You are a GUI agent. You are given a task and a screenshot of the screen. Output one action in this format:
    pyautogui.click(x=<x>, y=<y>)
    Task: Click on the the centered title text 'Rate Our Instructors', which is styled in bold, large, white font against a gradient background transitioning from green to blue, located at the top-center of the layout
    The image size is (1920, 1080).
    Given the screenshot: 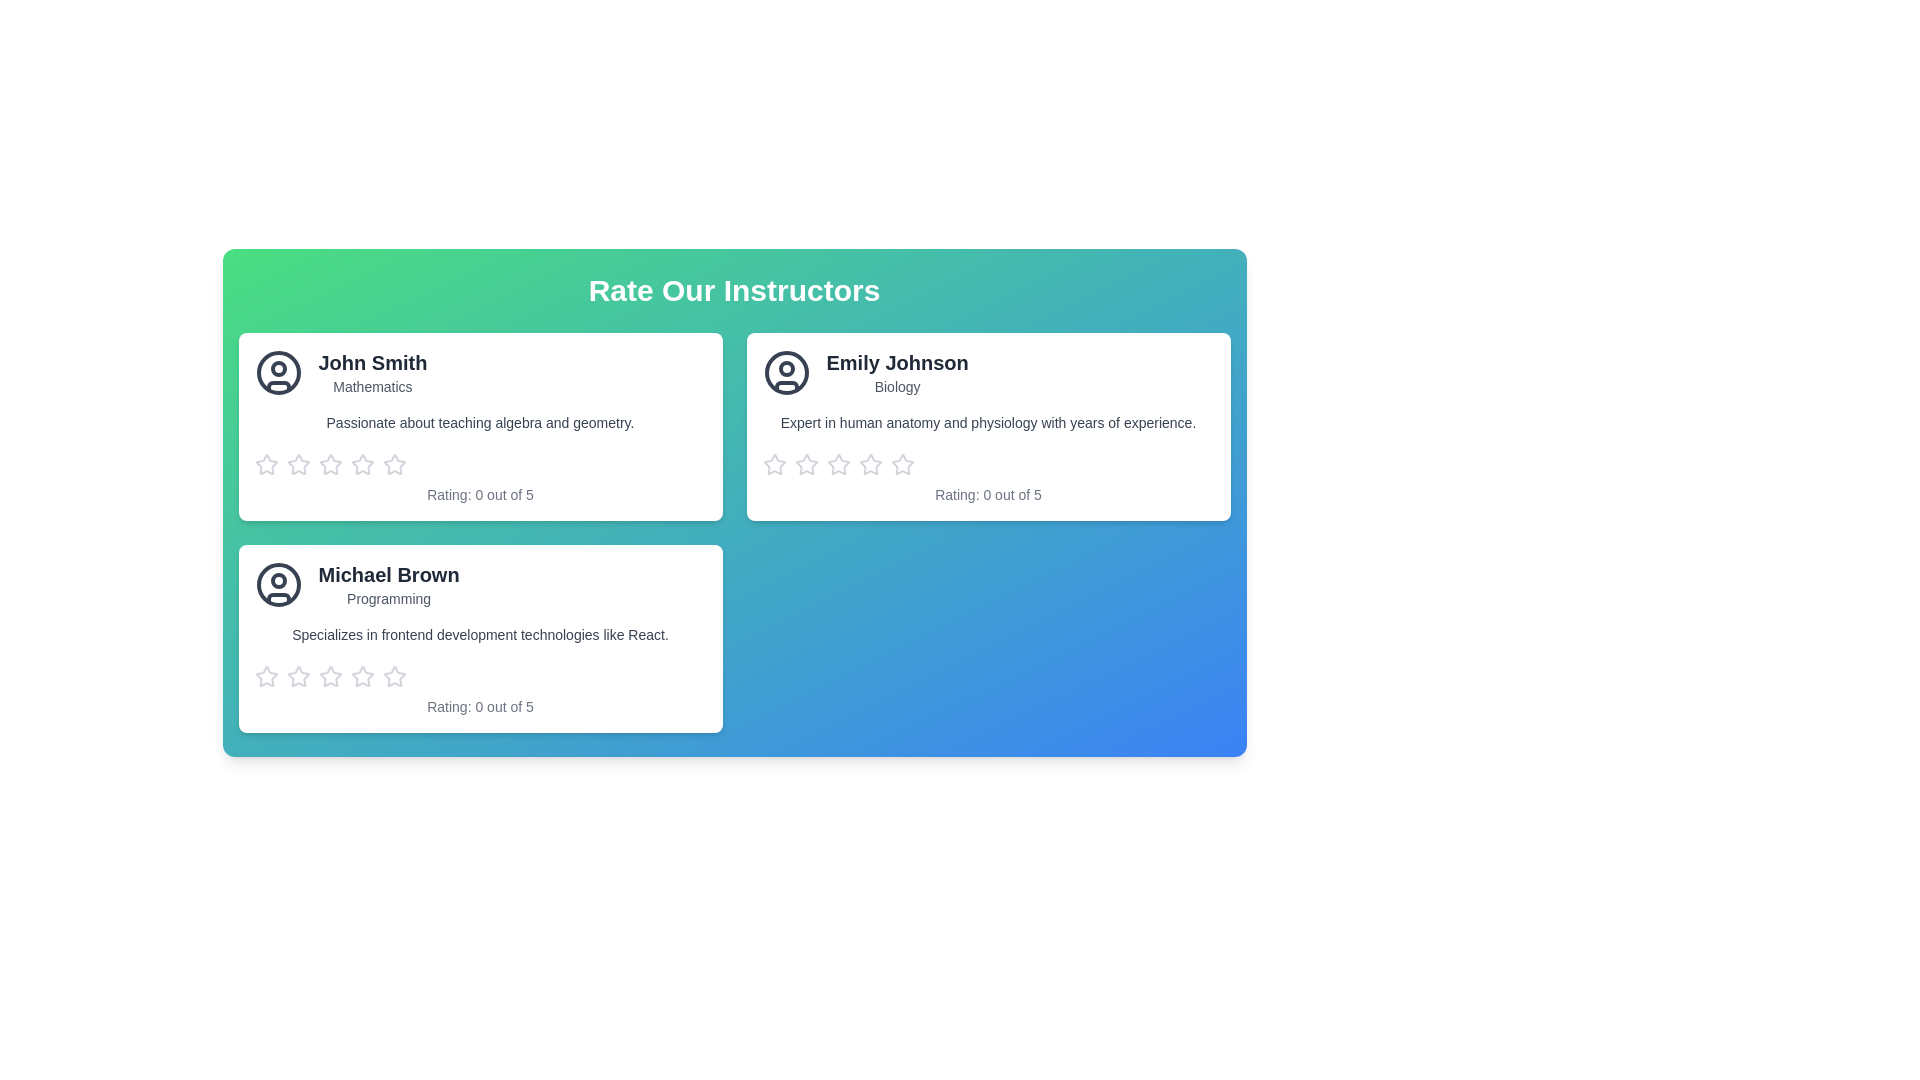 What is the action you would take?
    pyautogui.click(x=733, y=290)
    